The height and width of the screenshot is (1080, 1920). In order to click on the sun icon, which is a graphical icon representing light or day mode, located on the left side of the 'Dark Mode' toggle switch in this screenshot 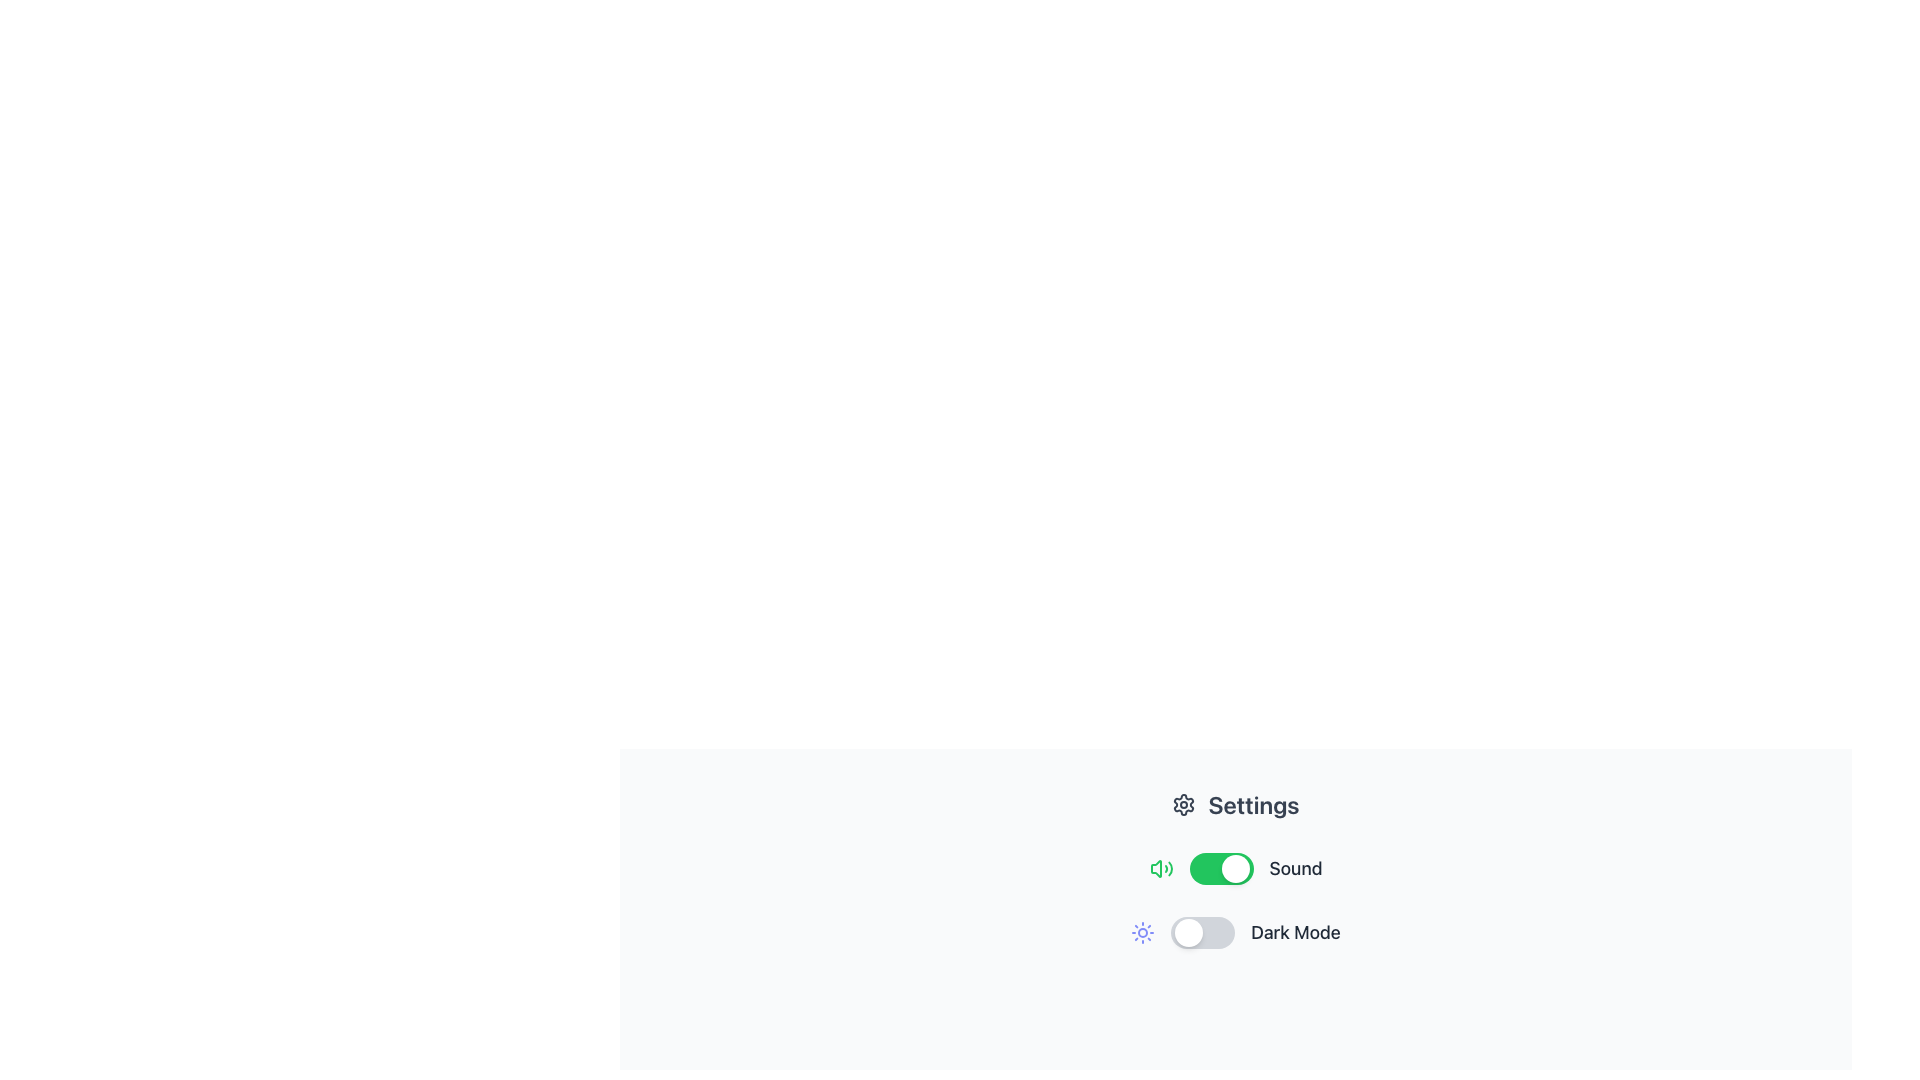, I will do `click(1143, 933)`.